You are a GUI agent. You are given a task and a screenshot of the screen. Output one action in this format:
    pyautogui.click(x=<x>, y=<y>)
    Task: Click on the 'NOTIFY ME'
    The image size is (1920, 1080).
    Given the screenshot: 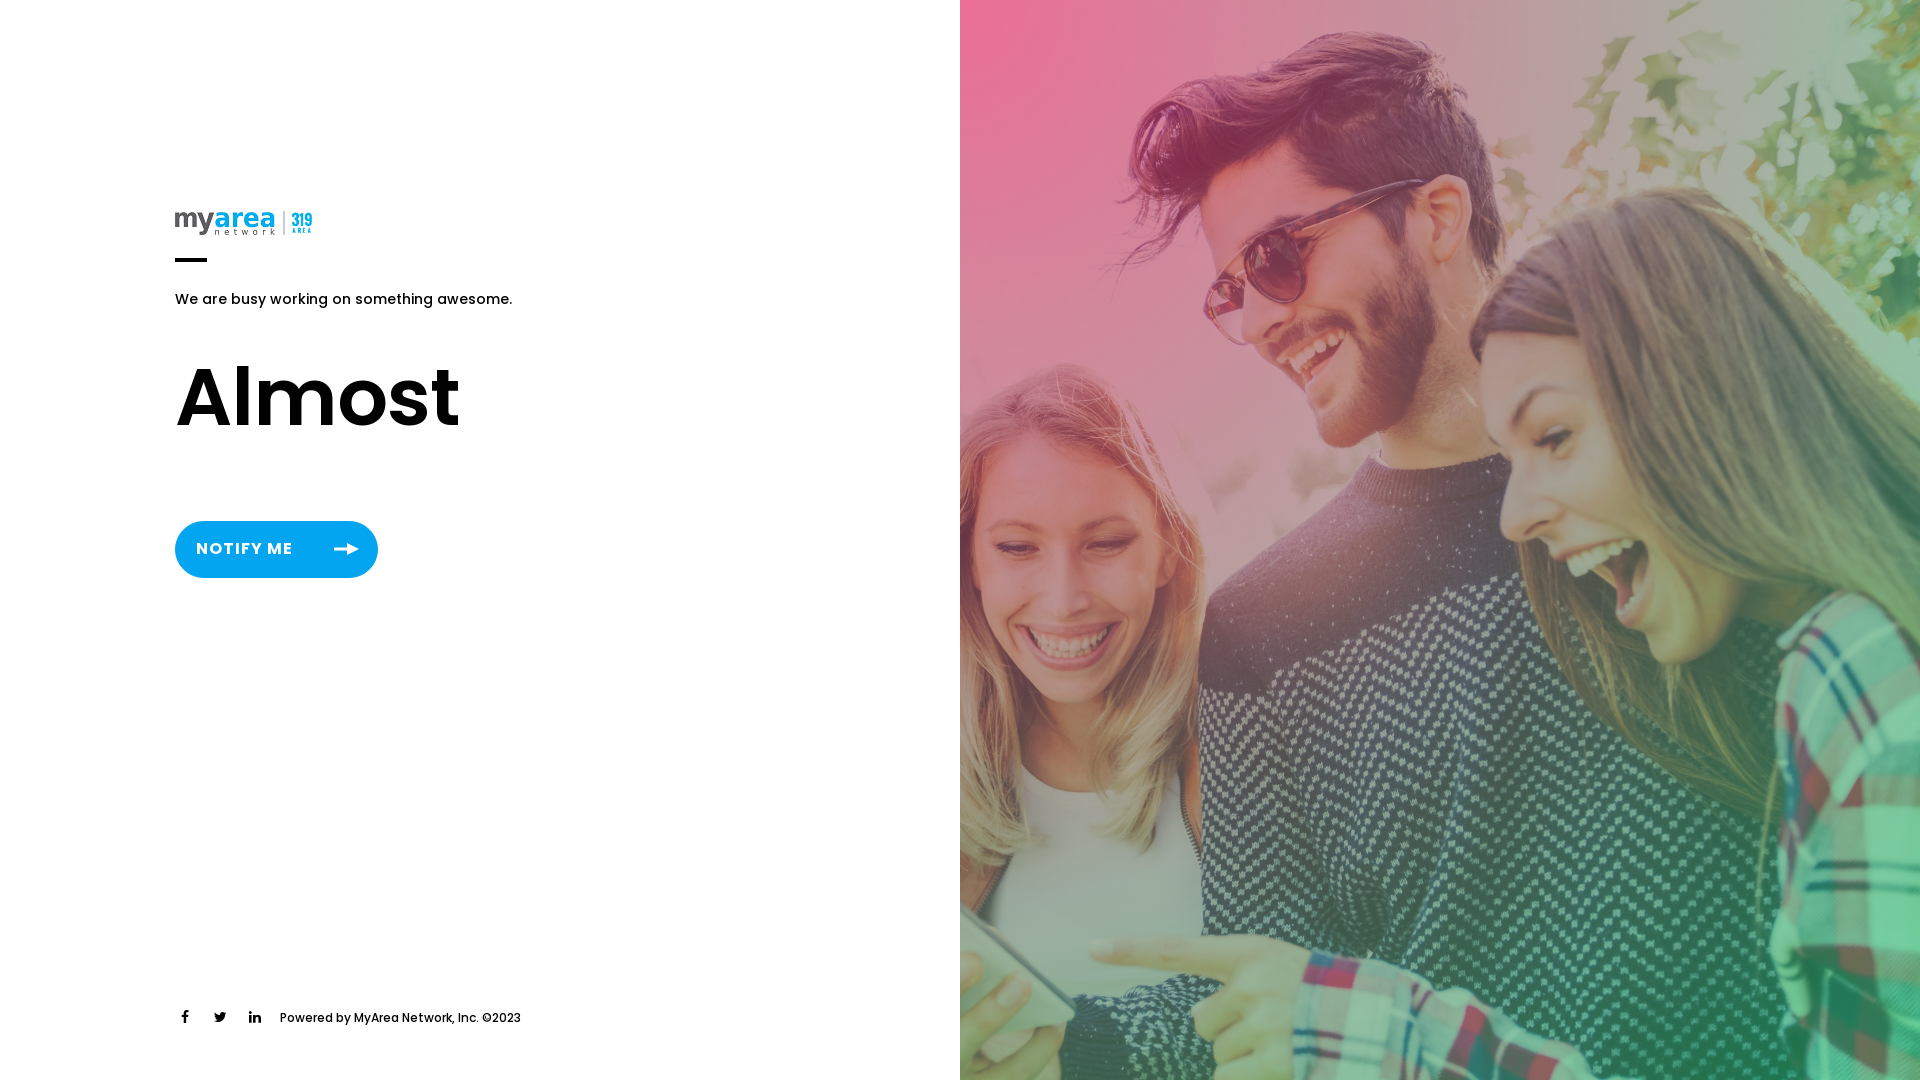 What is the action you would take?
    pyautogui.click(x=275, y=549)
    